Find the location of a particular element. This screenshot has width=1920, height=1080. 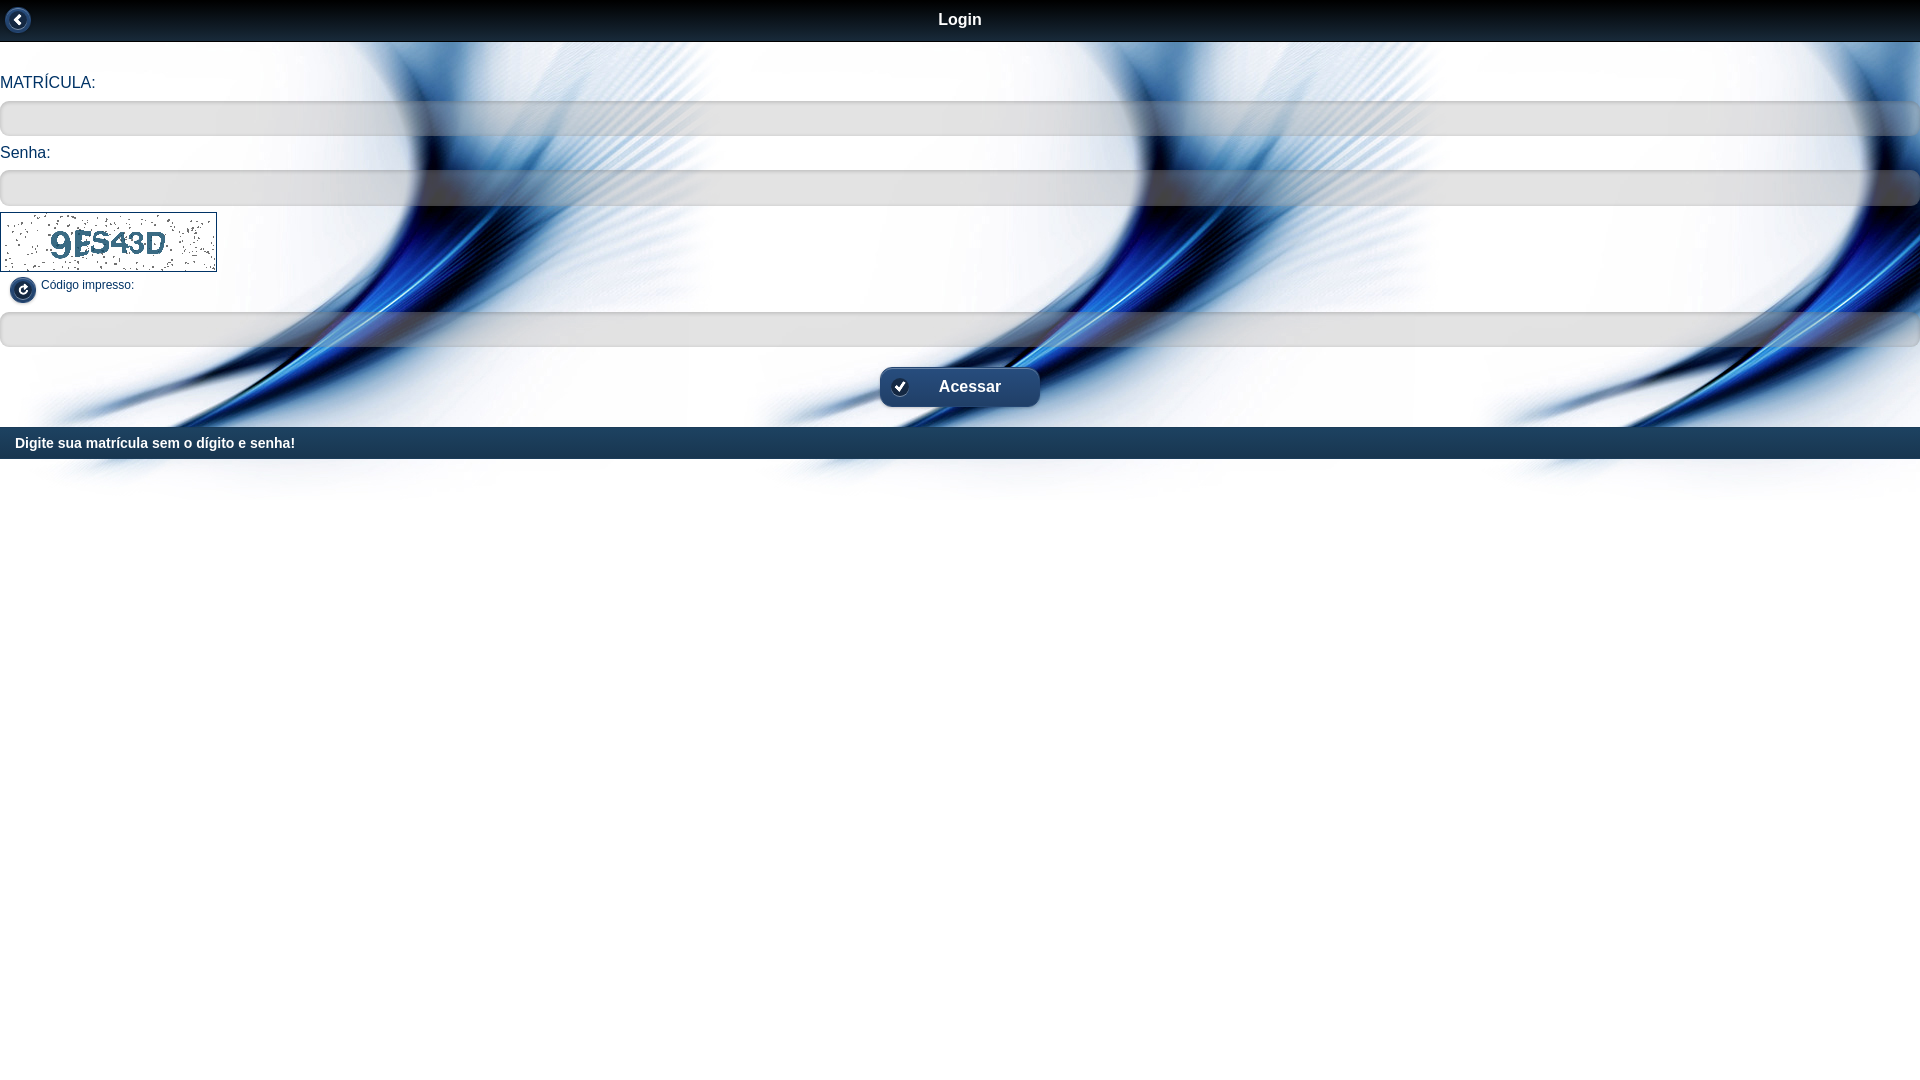

'Acessar' is located at coordinates (960, 386).